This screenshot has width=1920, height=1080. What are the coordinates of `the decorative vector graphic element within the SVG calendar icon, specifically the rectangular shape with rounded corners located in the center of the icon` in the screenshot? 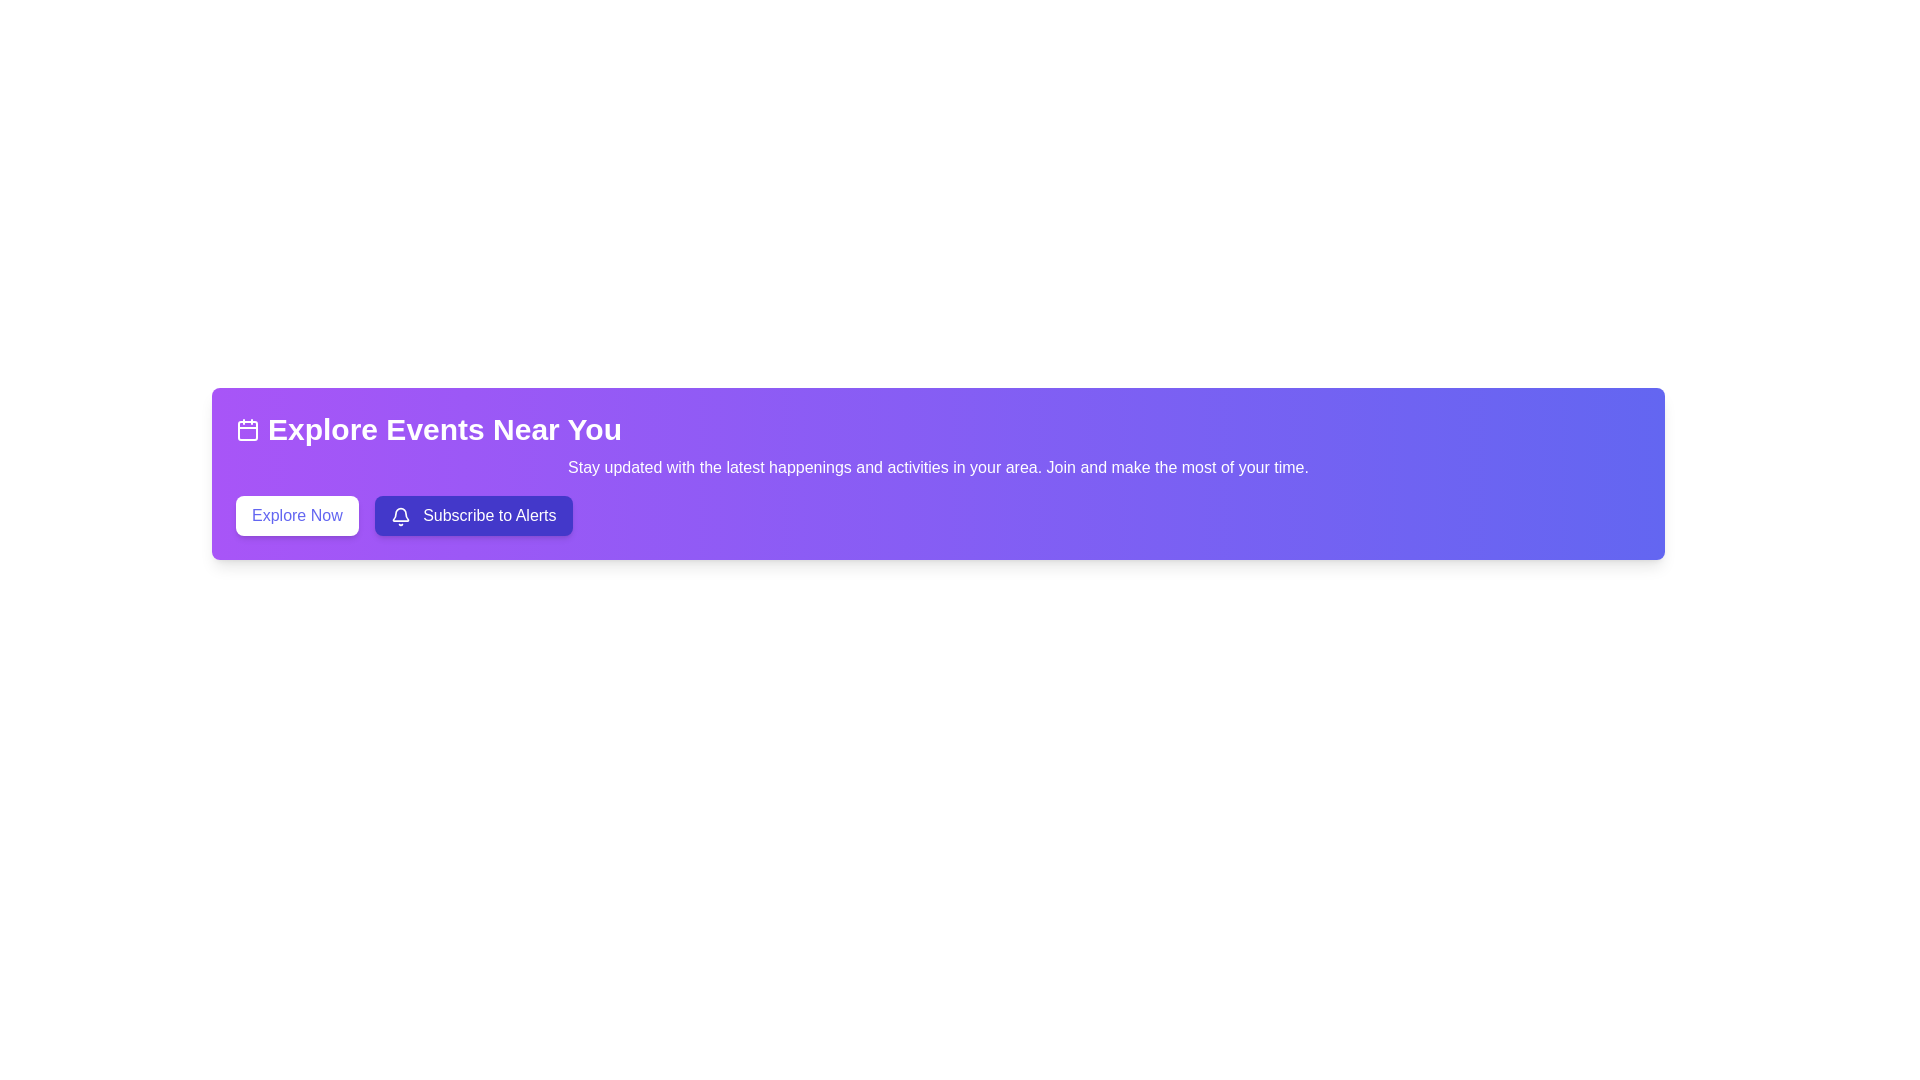 It's located at (247, 430).